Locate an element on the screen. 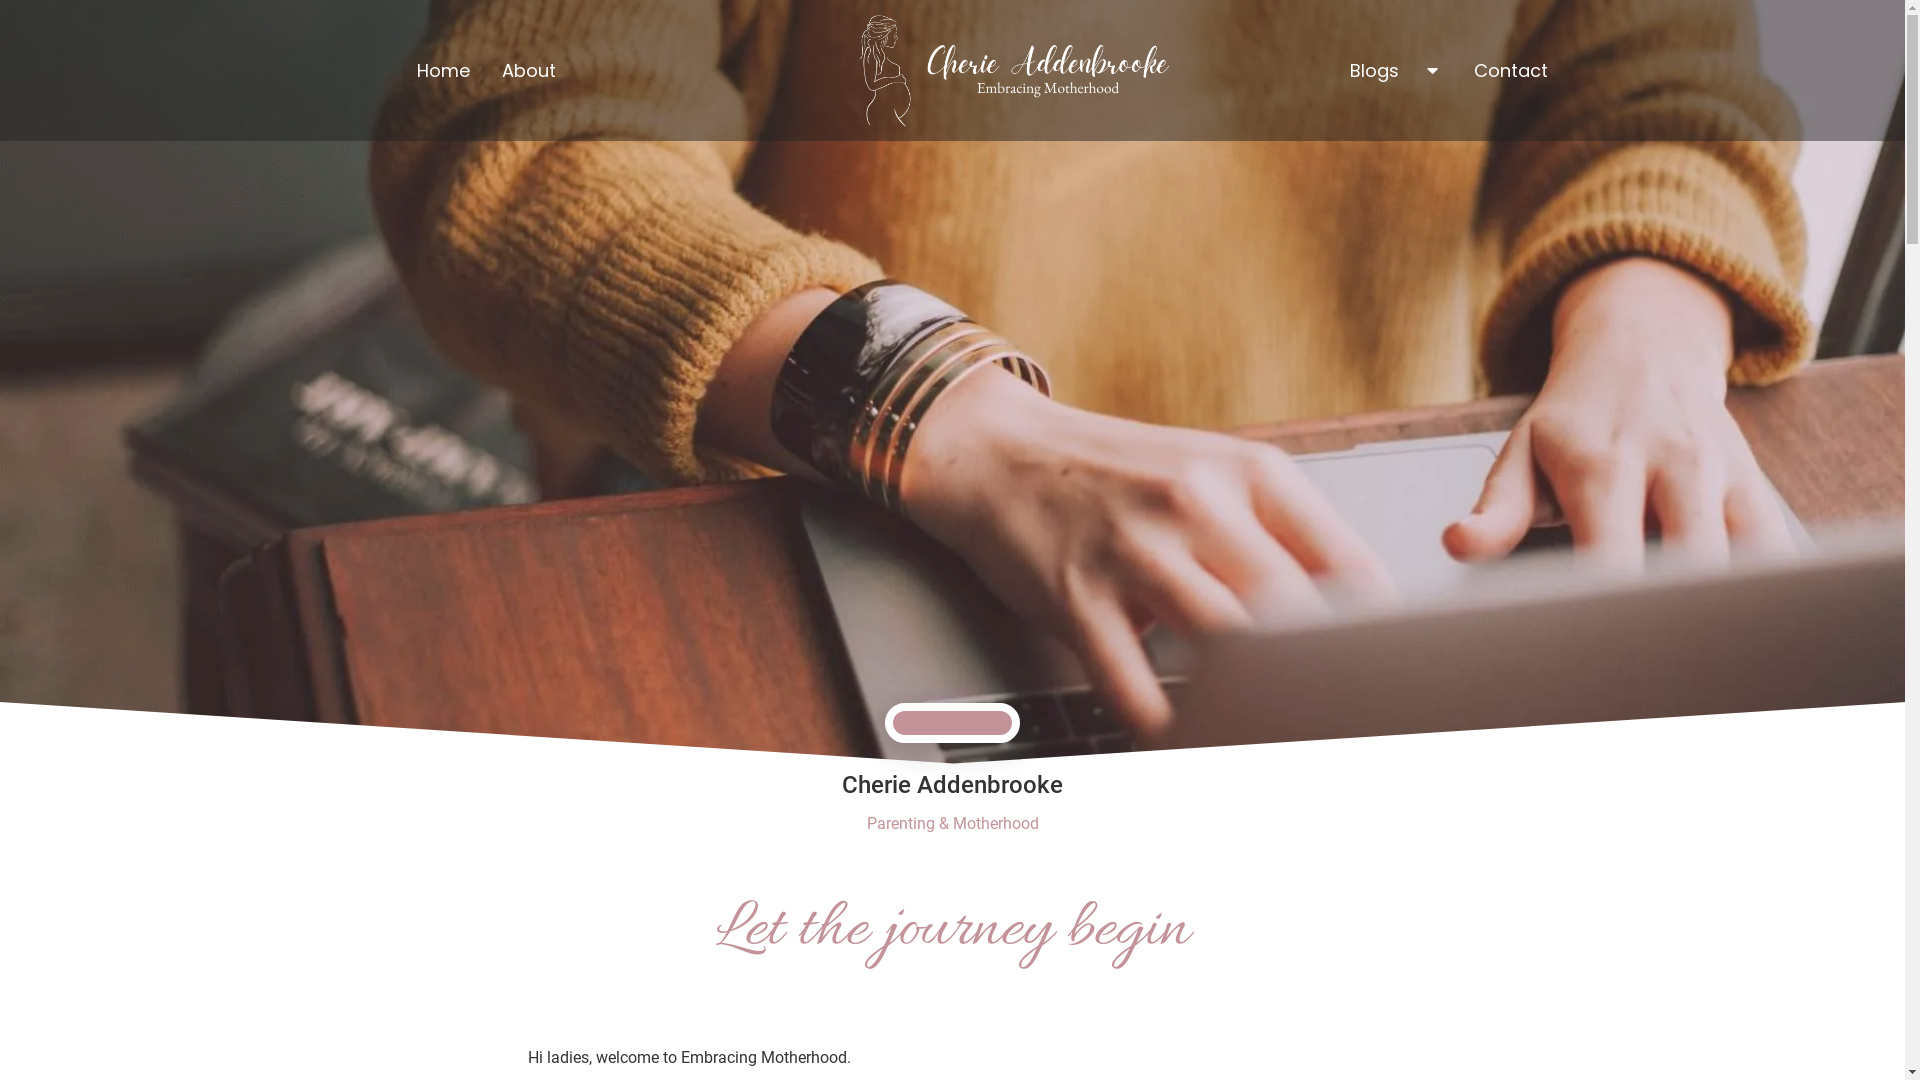  'Blogs' is located at coordinates (1373, 68).